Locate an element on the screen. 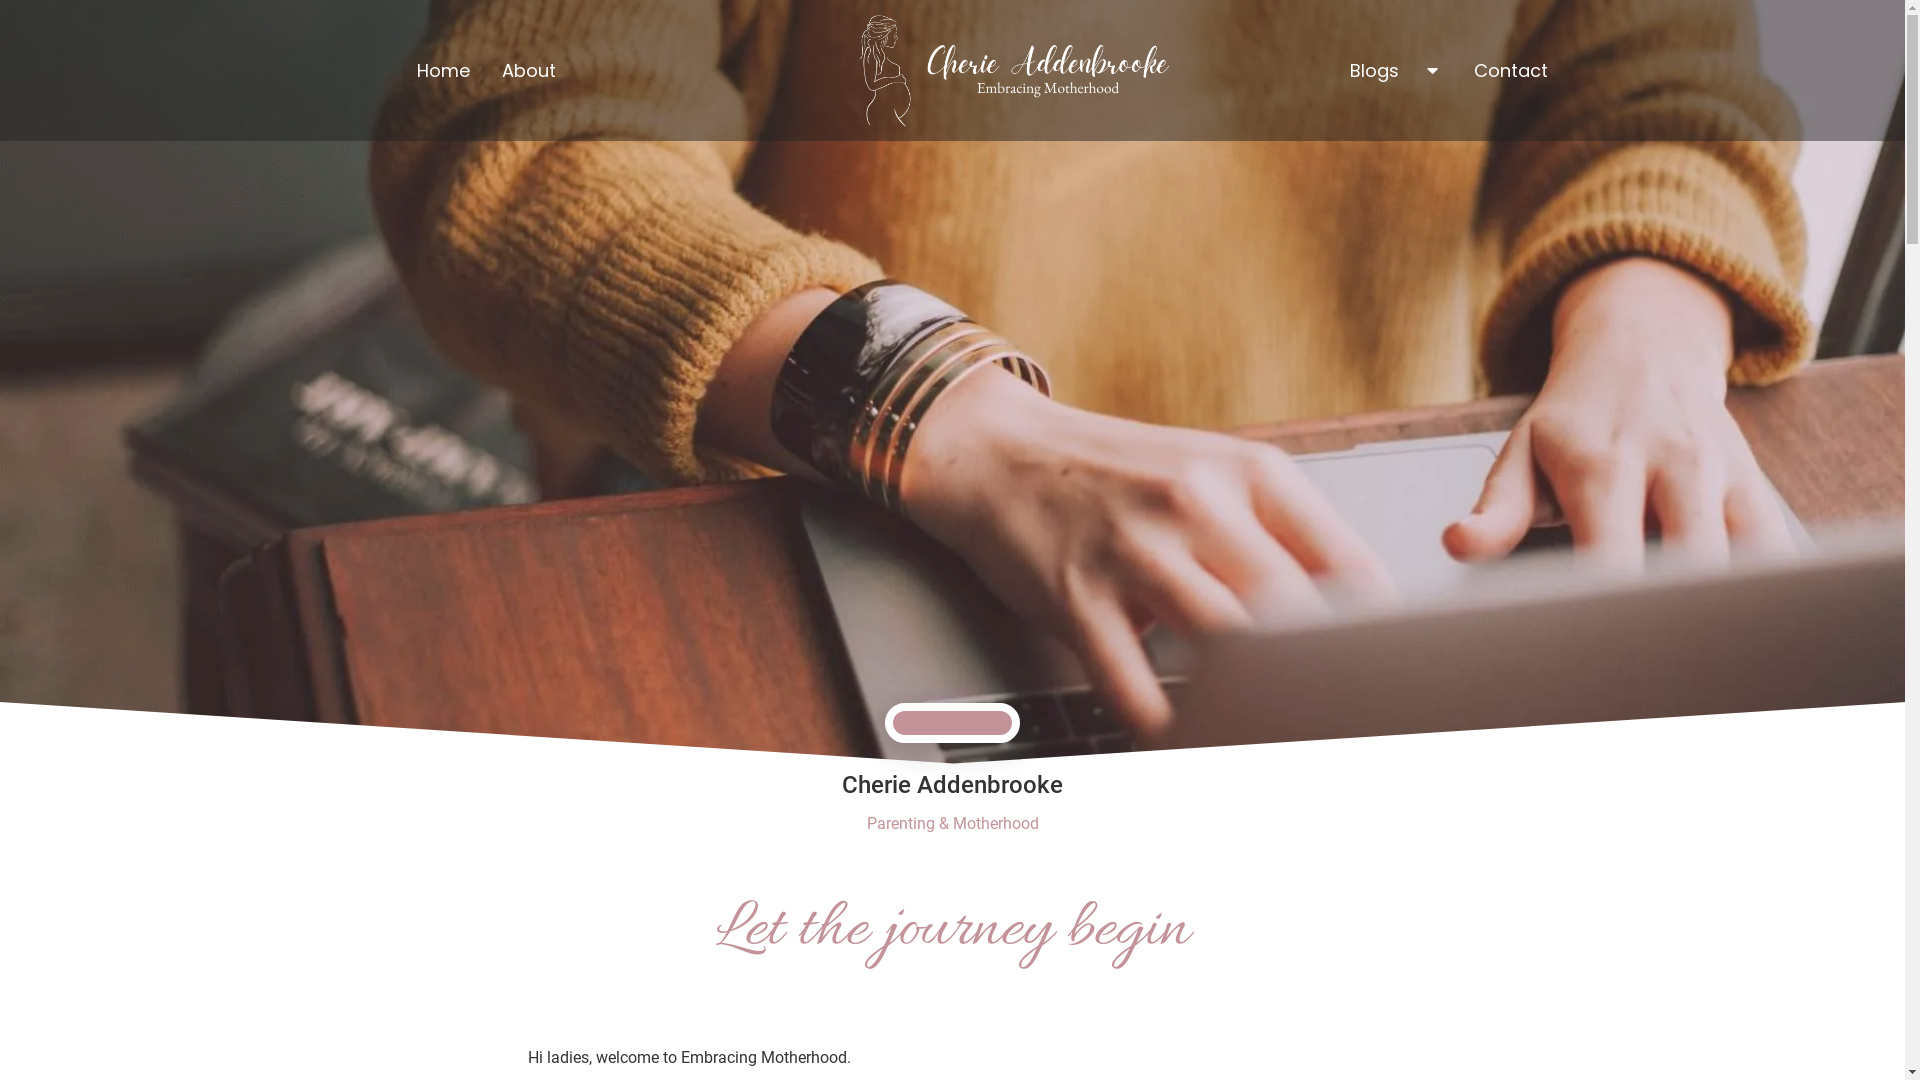  'Blogs' is located at coordinates (1373, 68).